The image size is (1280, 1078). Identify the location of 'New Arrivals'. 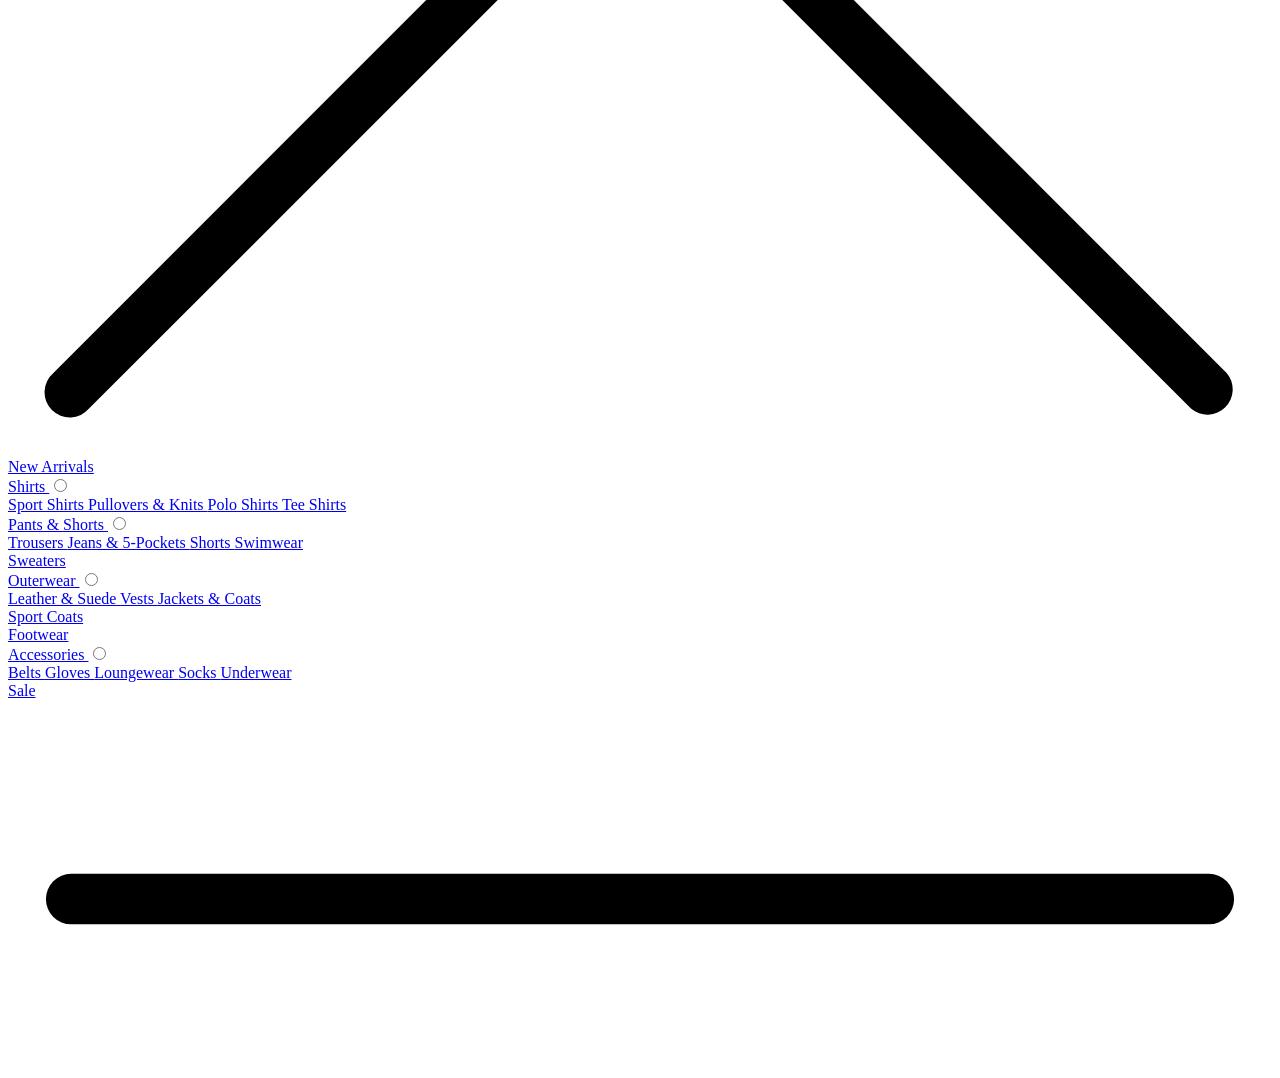
(50, 465).